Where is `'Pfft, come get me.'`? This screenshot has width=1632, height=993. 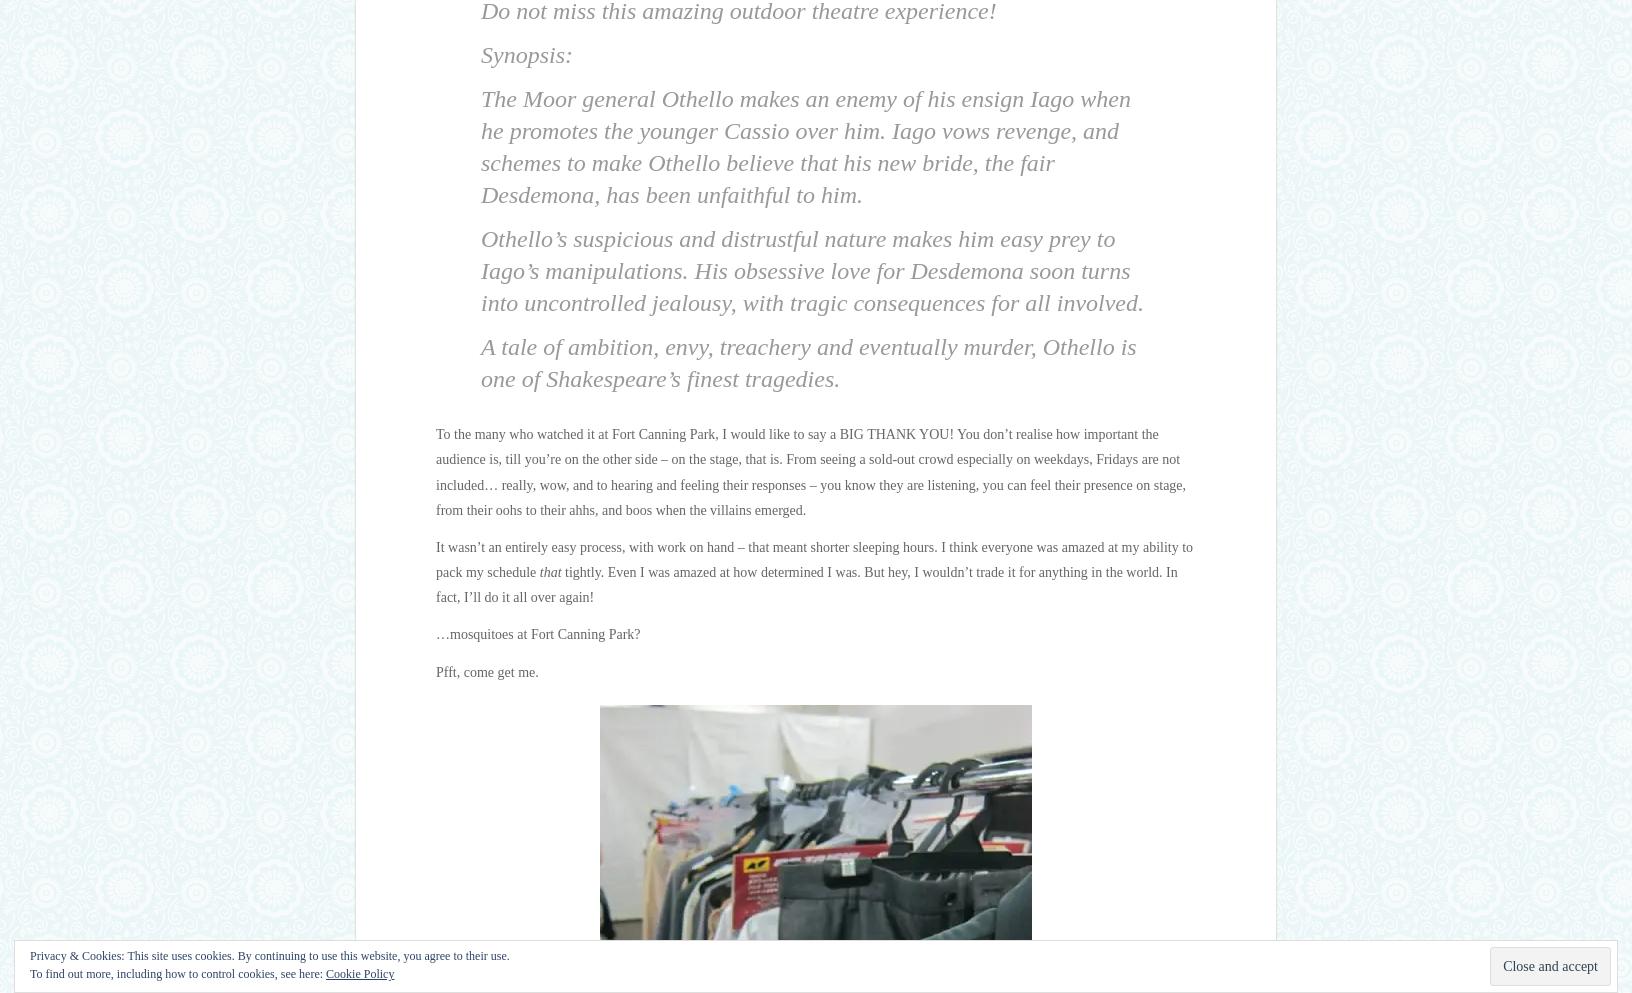
'Pfft, come get me.' is located at coordinates (485, 671).